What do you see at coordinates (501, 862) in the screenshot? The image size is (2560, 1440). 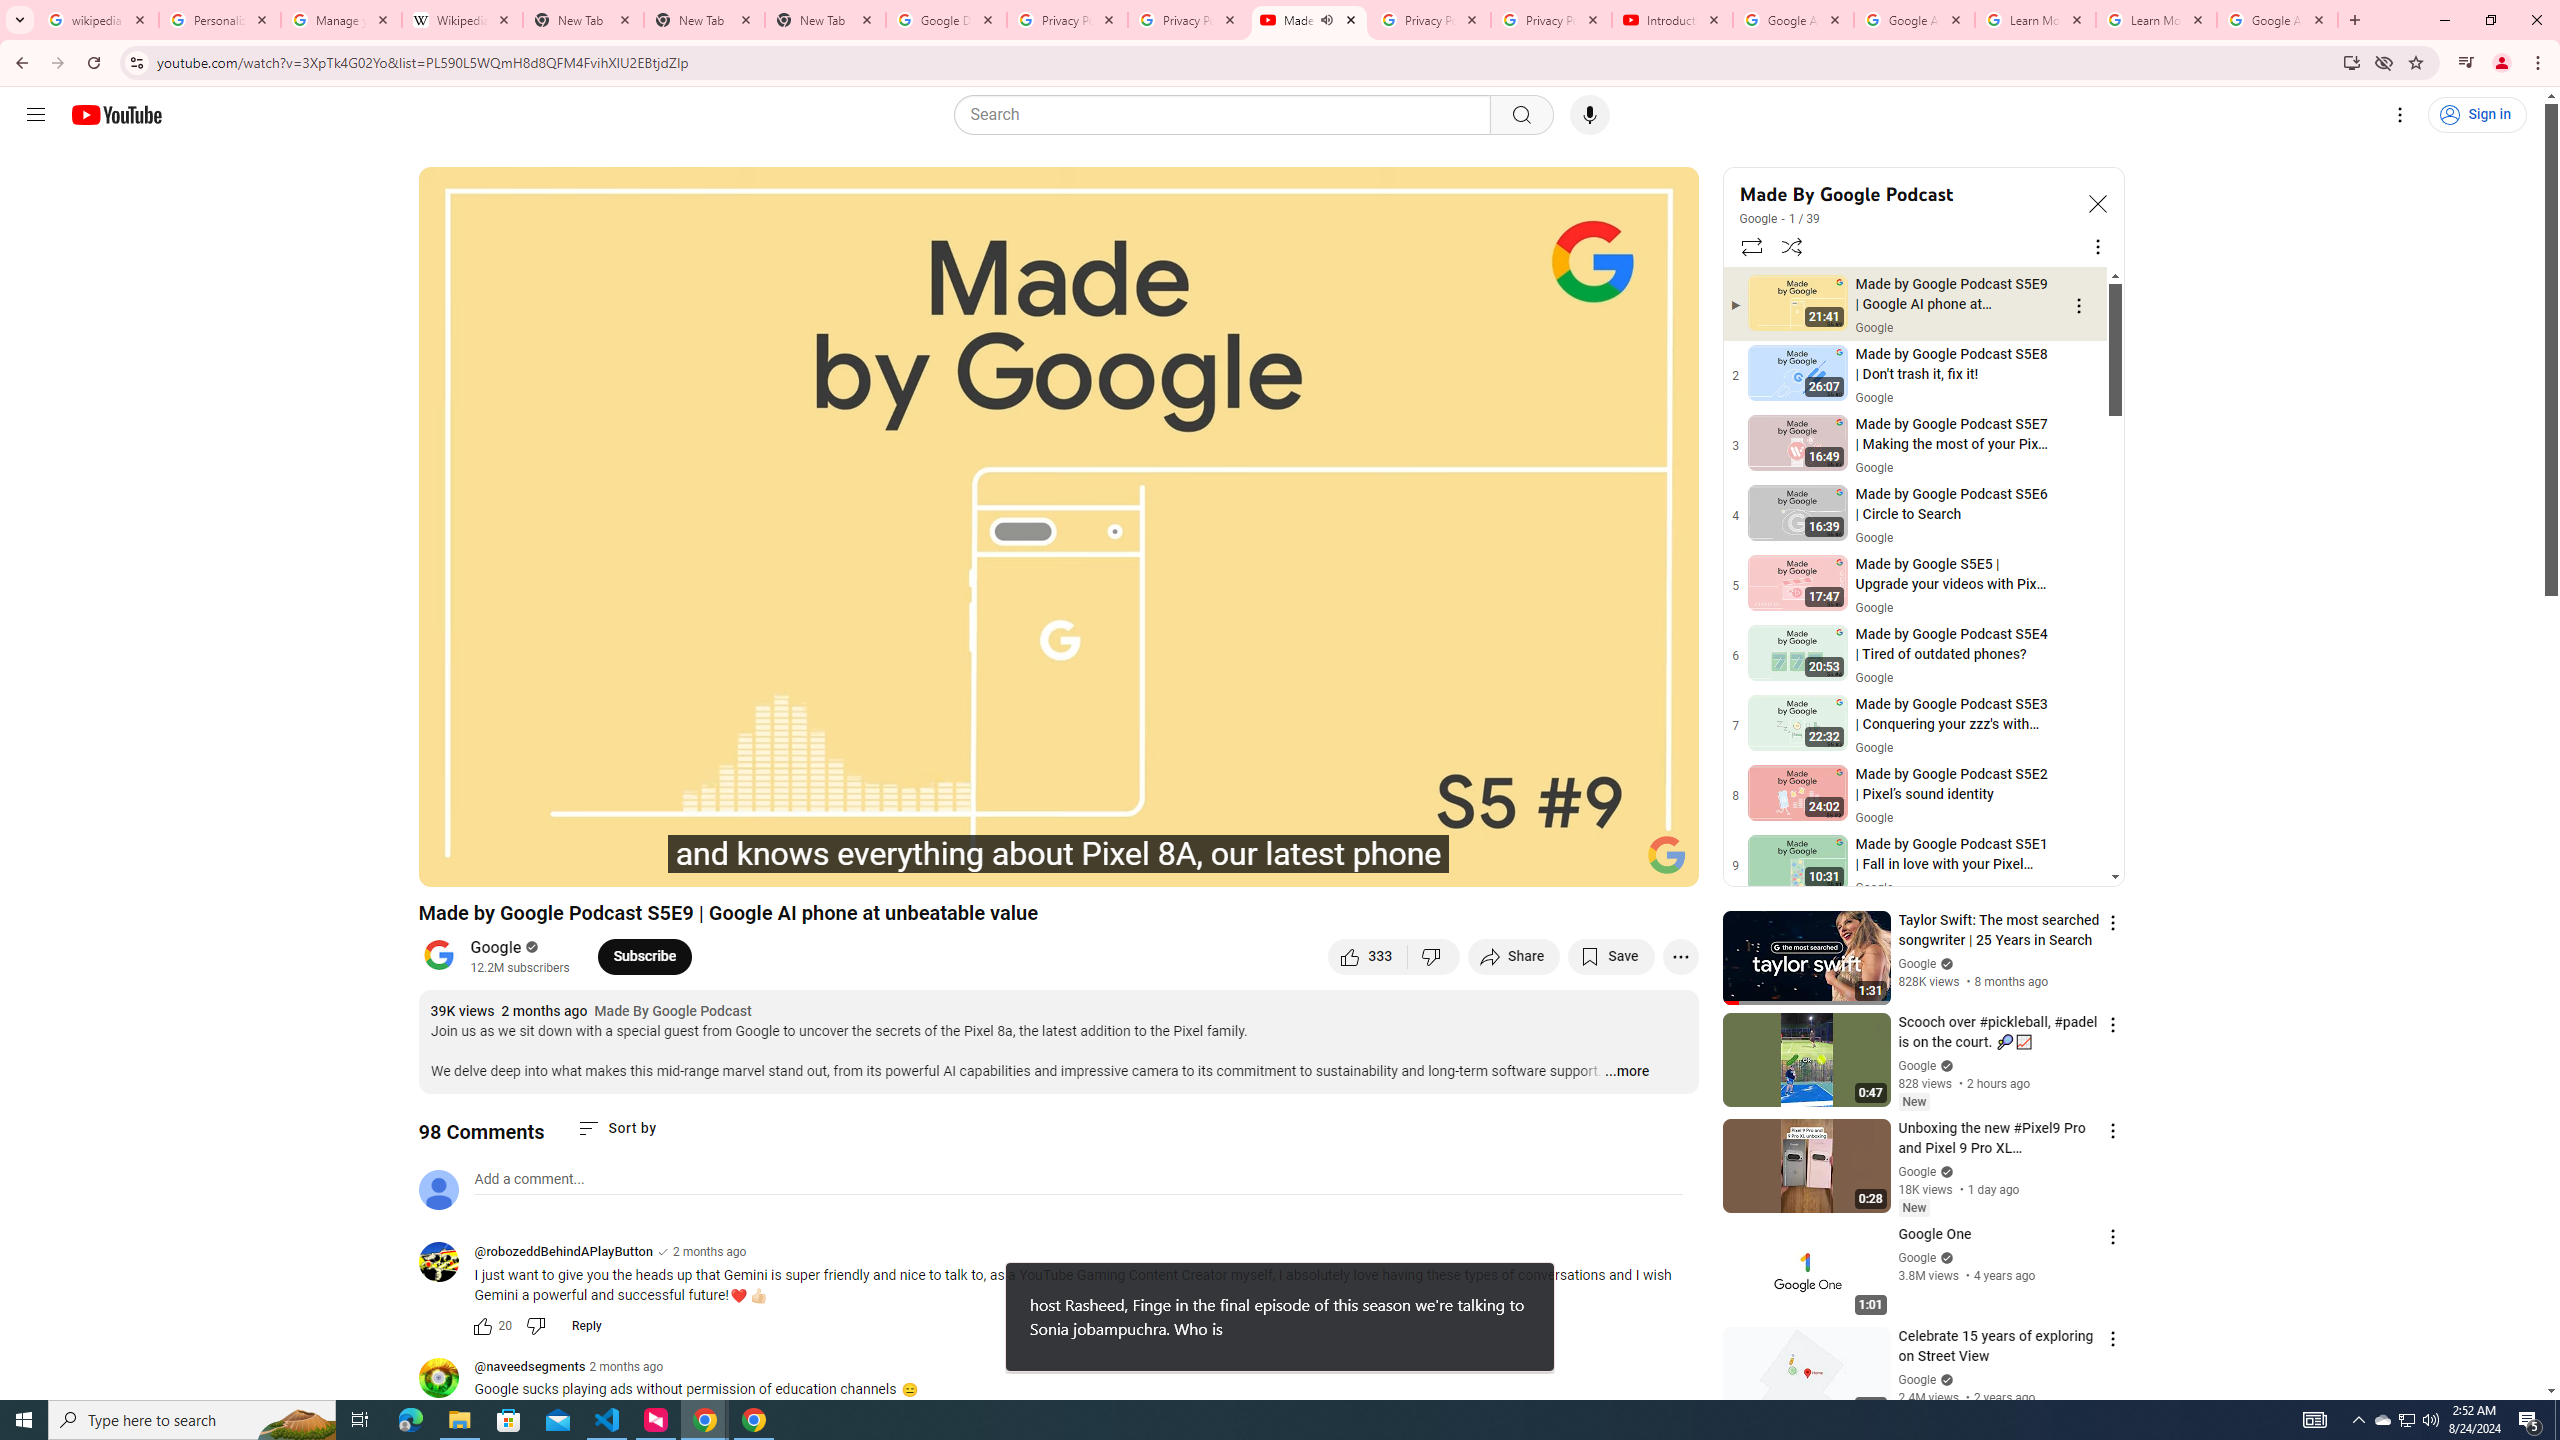 I see `'Pause (k)'` at bounding box center [501, 862].